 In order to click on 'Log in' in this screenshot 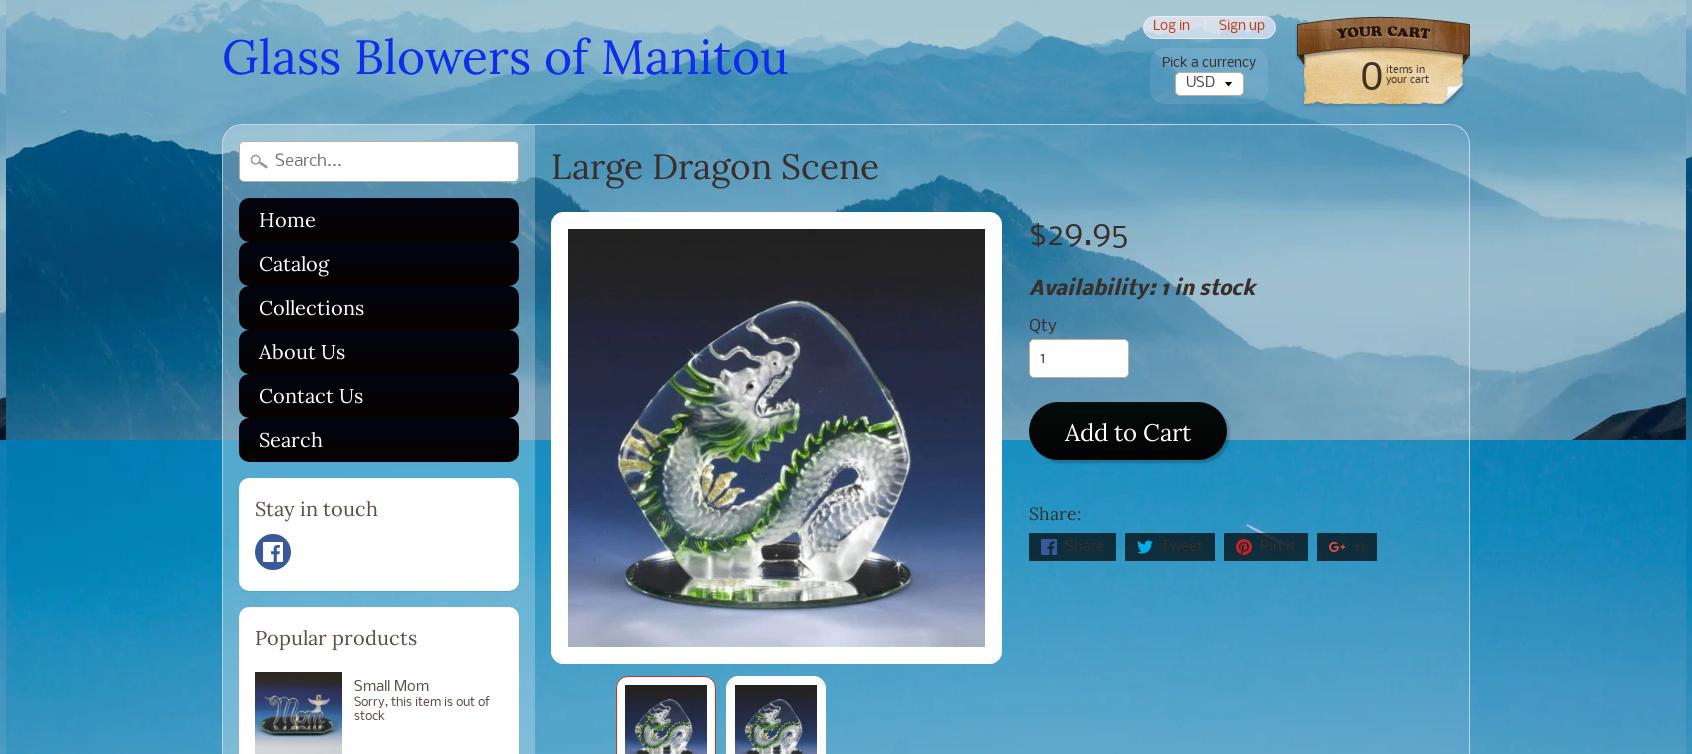, I will do `click(1170, 26)`.